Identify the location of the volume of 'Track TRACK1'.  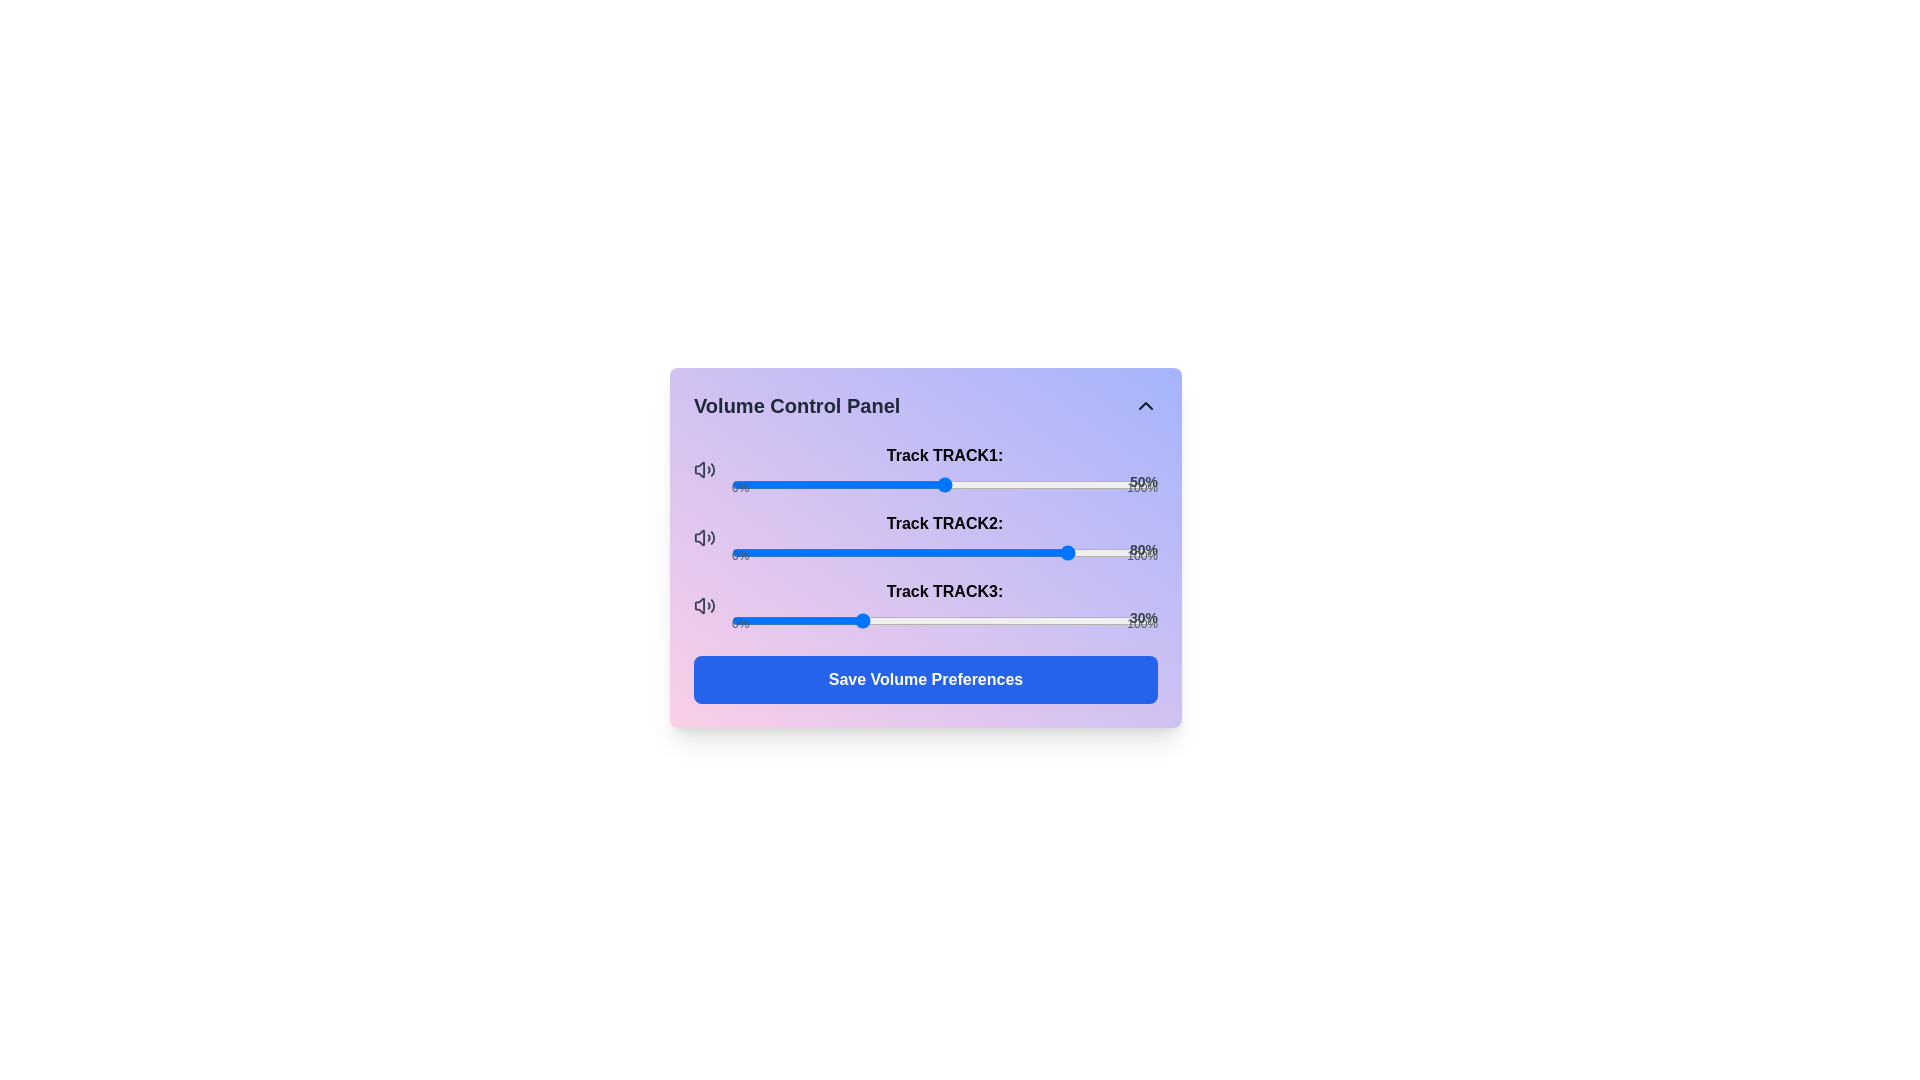
(931, 485).